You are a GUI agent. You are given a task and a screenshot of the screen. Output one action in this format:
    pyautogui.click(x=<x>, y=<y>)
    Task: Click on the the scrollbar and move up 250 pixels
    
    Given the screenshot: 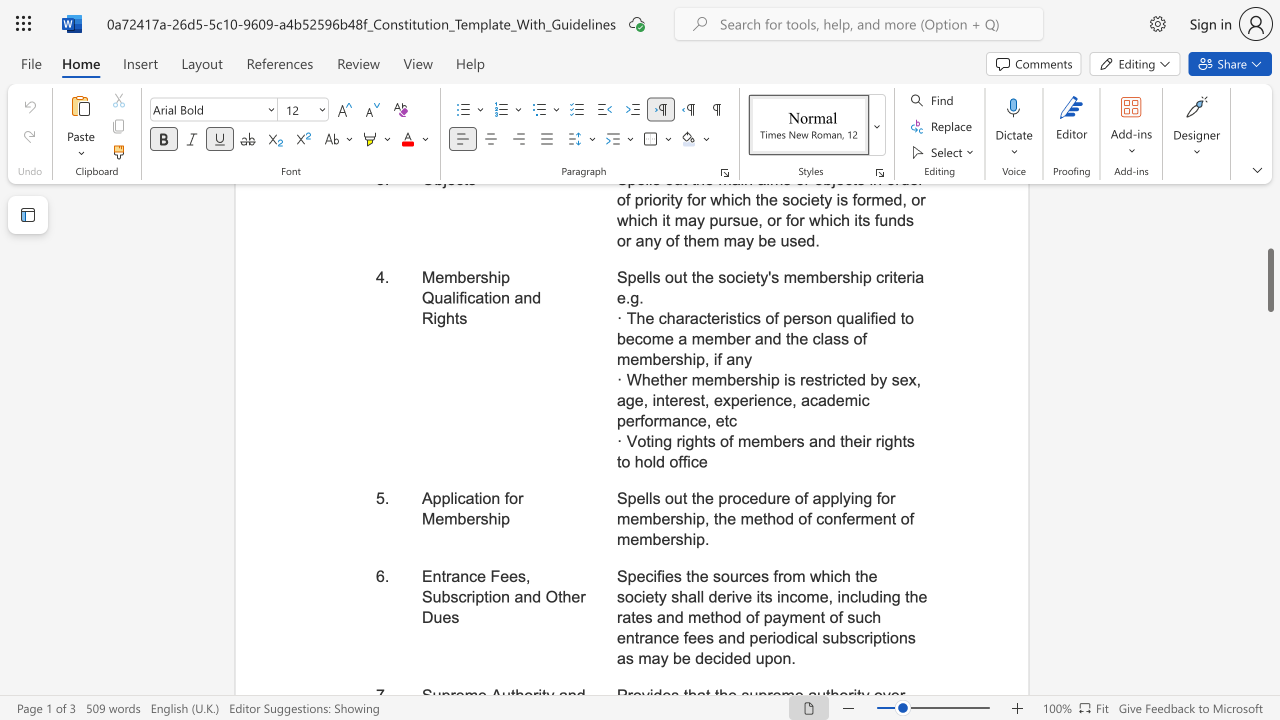 What is the action you would take?
    pyautogui.click(x=1269, y=280)
    